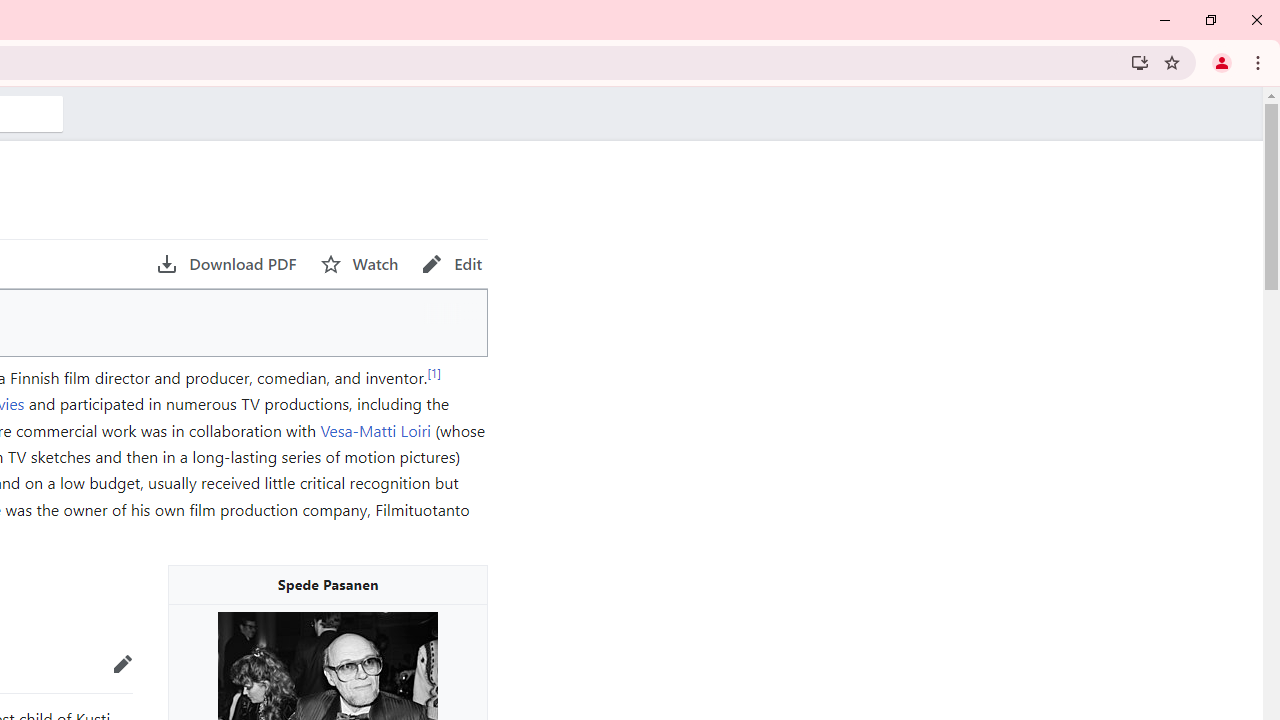 The height and width of the screenshot is (720, 1280). What do you see at coordinates (226, 263) in the screenshot?
I see `'AutomationID: minerva-download'` at bounding box center [226, 263].